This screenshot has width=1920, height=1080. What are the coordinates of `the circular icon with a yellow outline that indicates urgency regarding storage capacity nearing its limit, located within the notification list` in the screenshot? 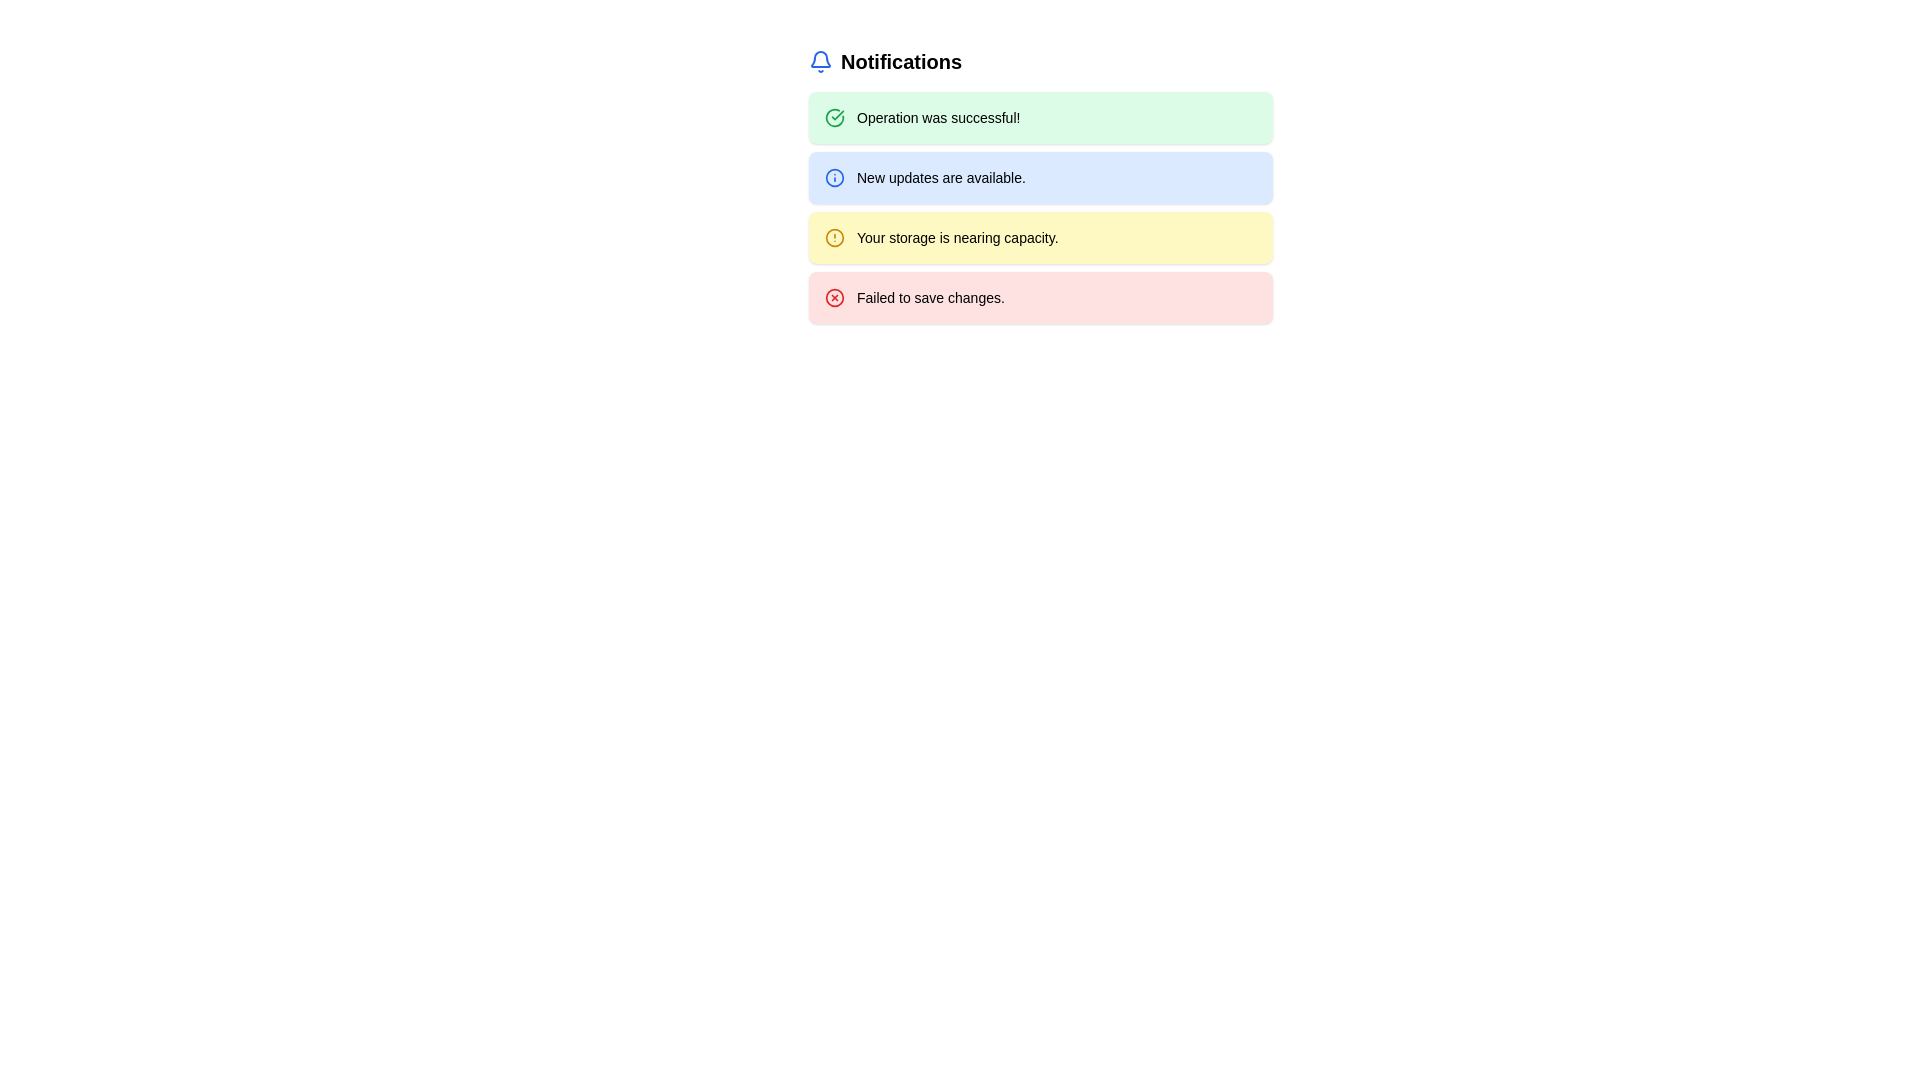 It's located at (835, 237).